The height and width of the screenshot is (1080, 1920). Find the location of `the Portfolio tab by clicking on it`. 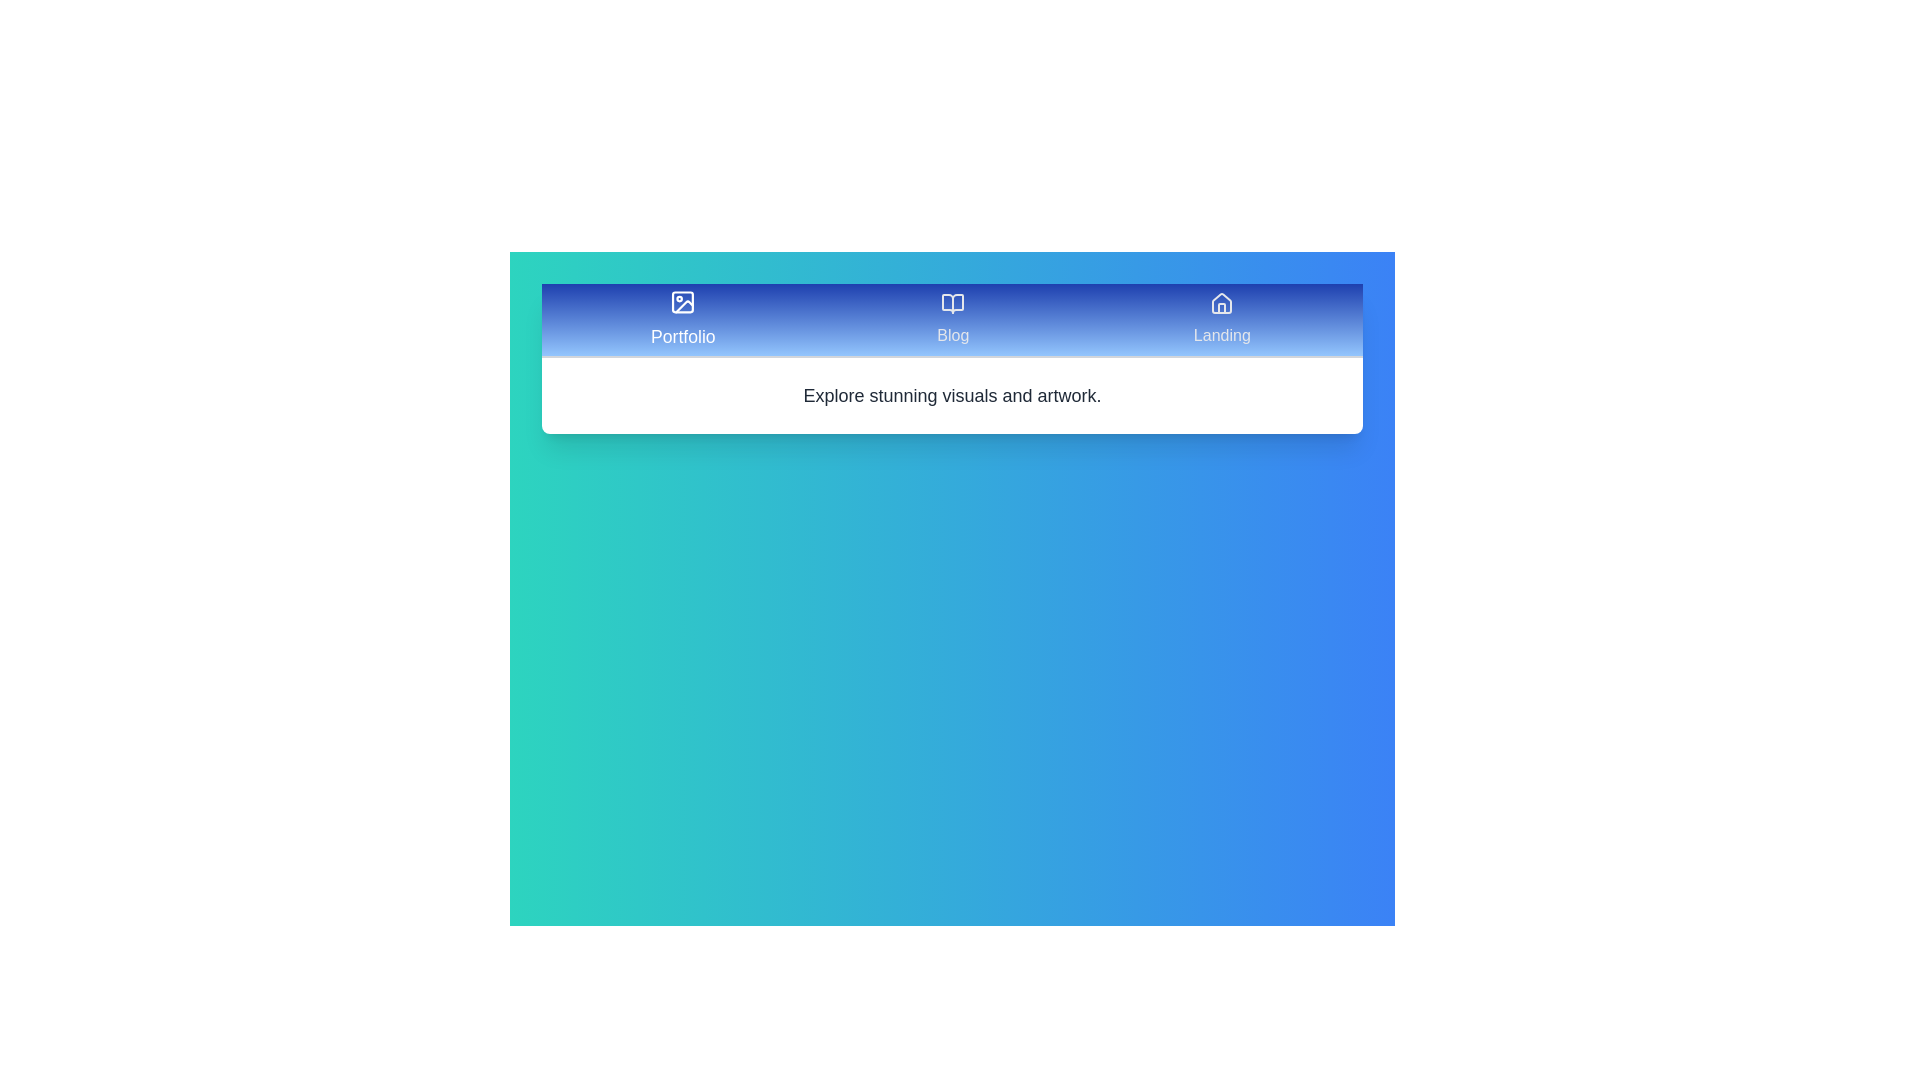

the Portfolio tab by clicking on it is located at coordinates (683, 319).